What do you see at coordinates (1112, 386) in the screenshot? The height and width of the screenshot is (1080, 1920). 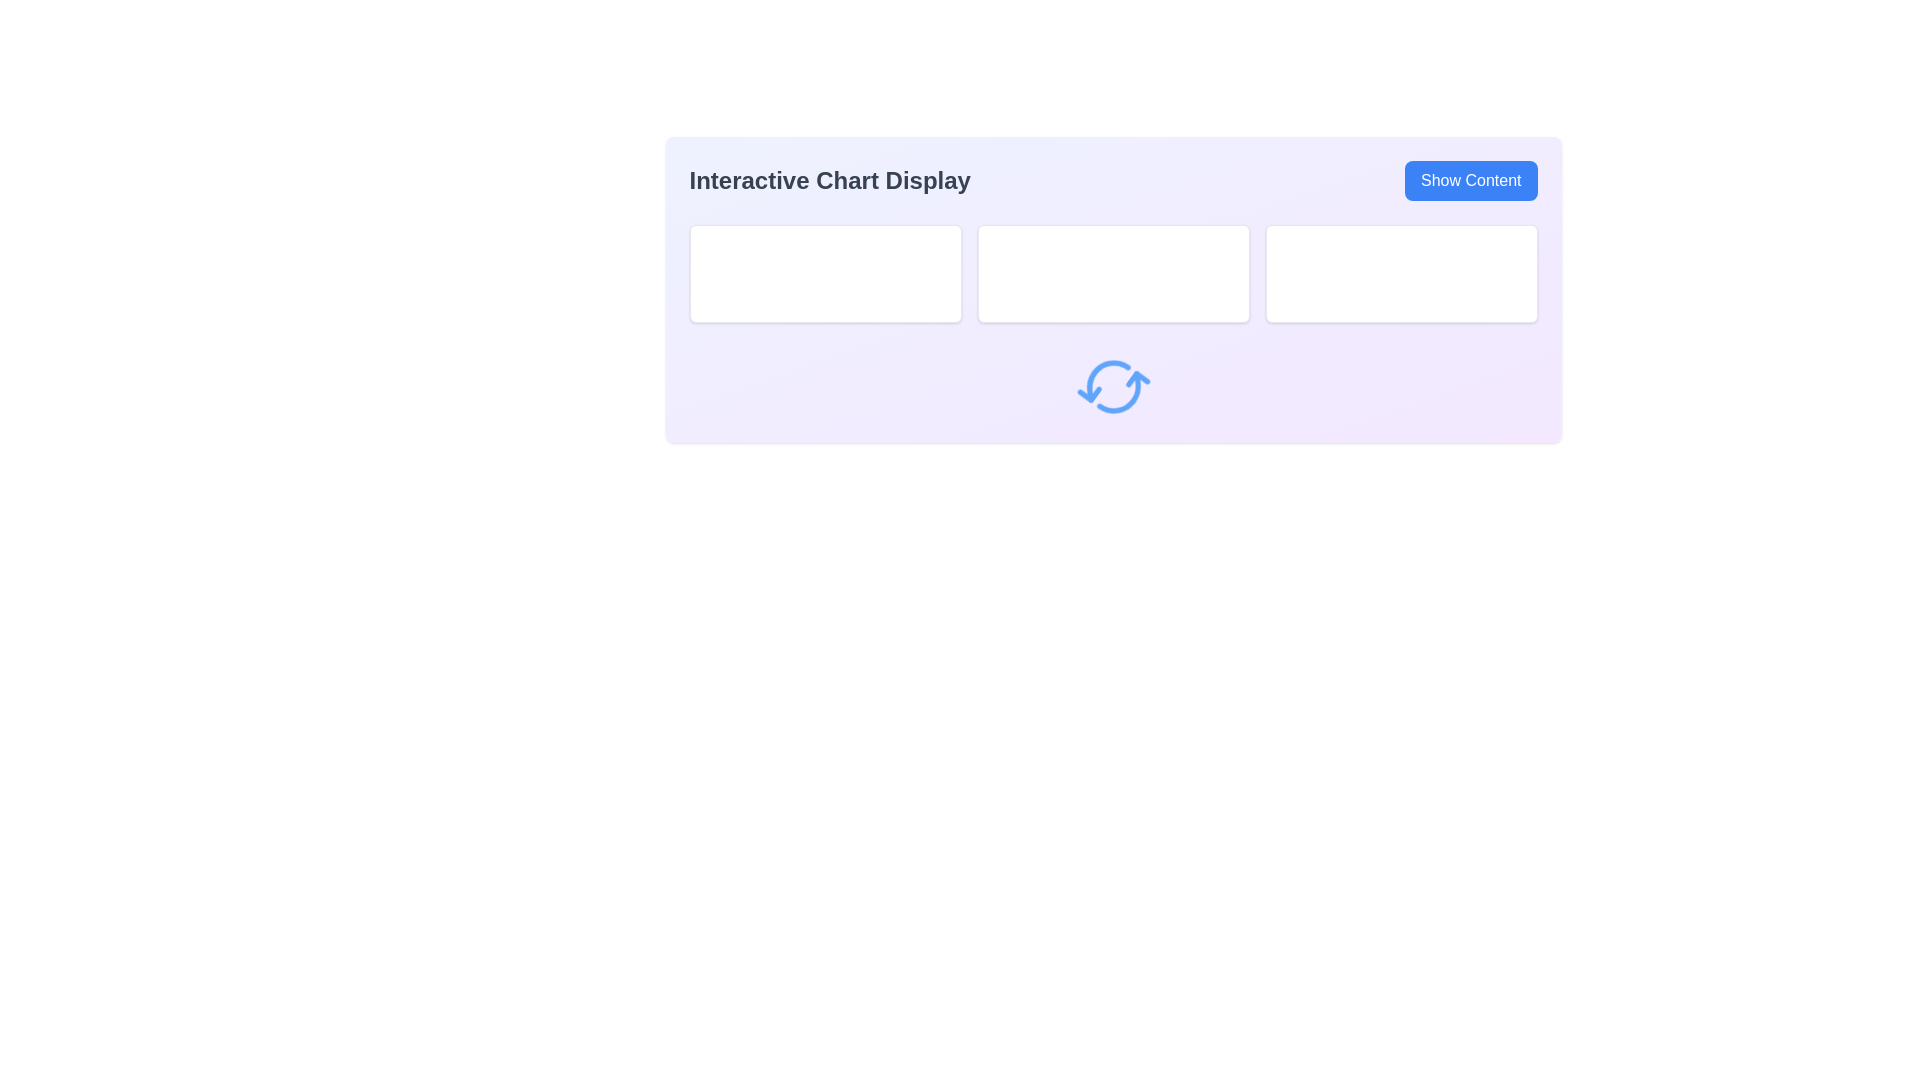 I see `the animated loading icon located at the bottom center of the 'Interactive Chart Display', which indicates a refresh or synchronization action` at bounding box center [1112, 386].